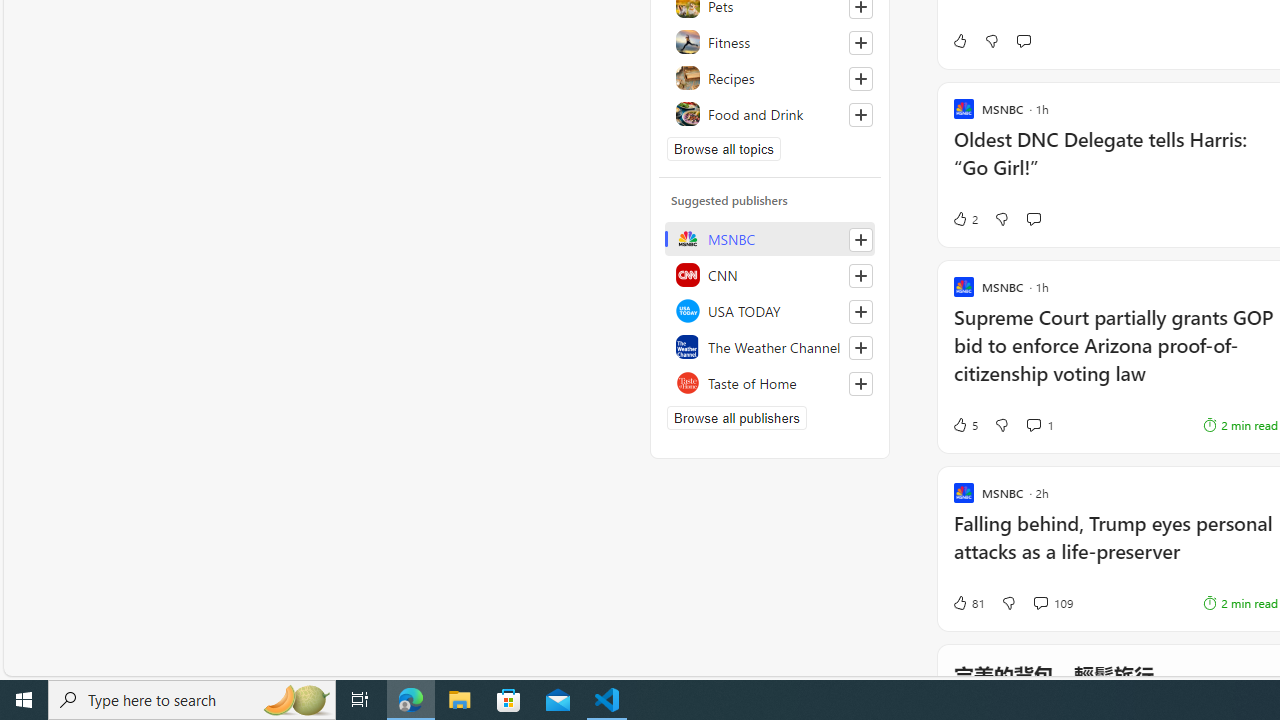 This screenshot has width=1280, height=720. I want to click on 'Follow this source', so click(860, 384).